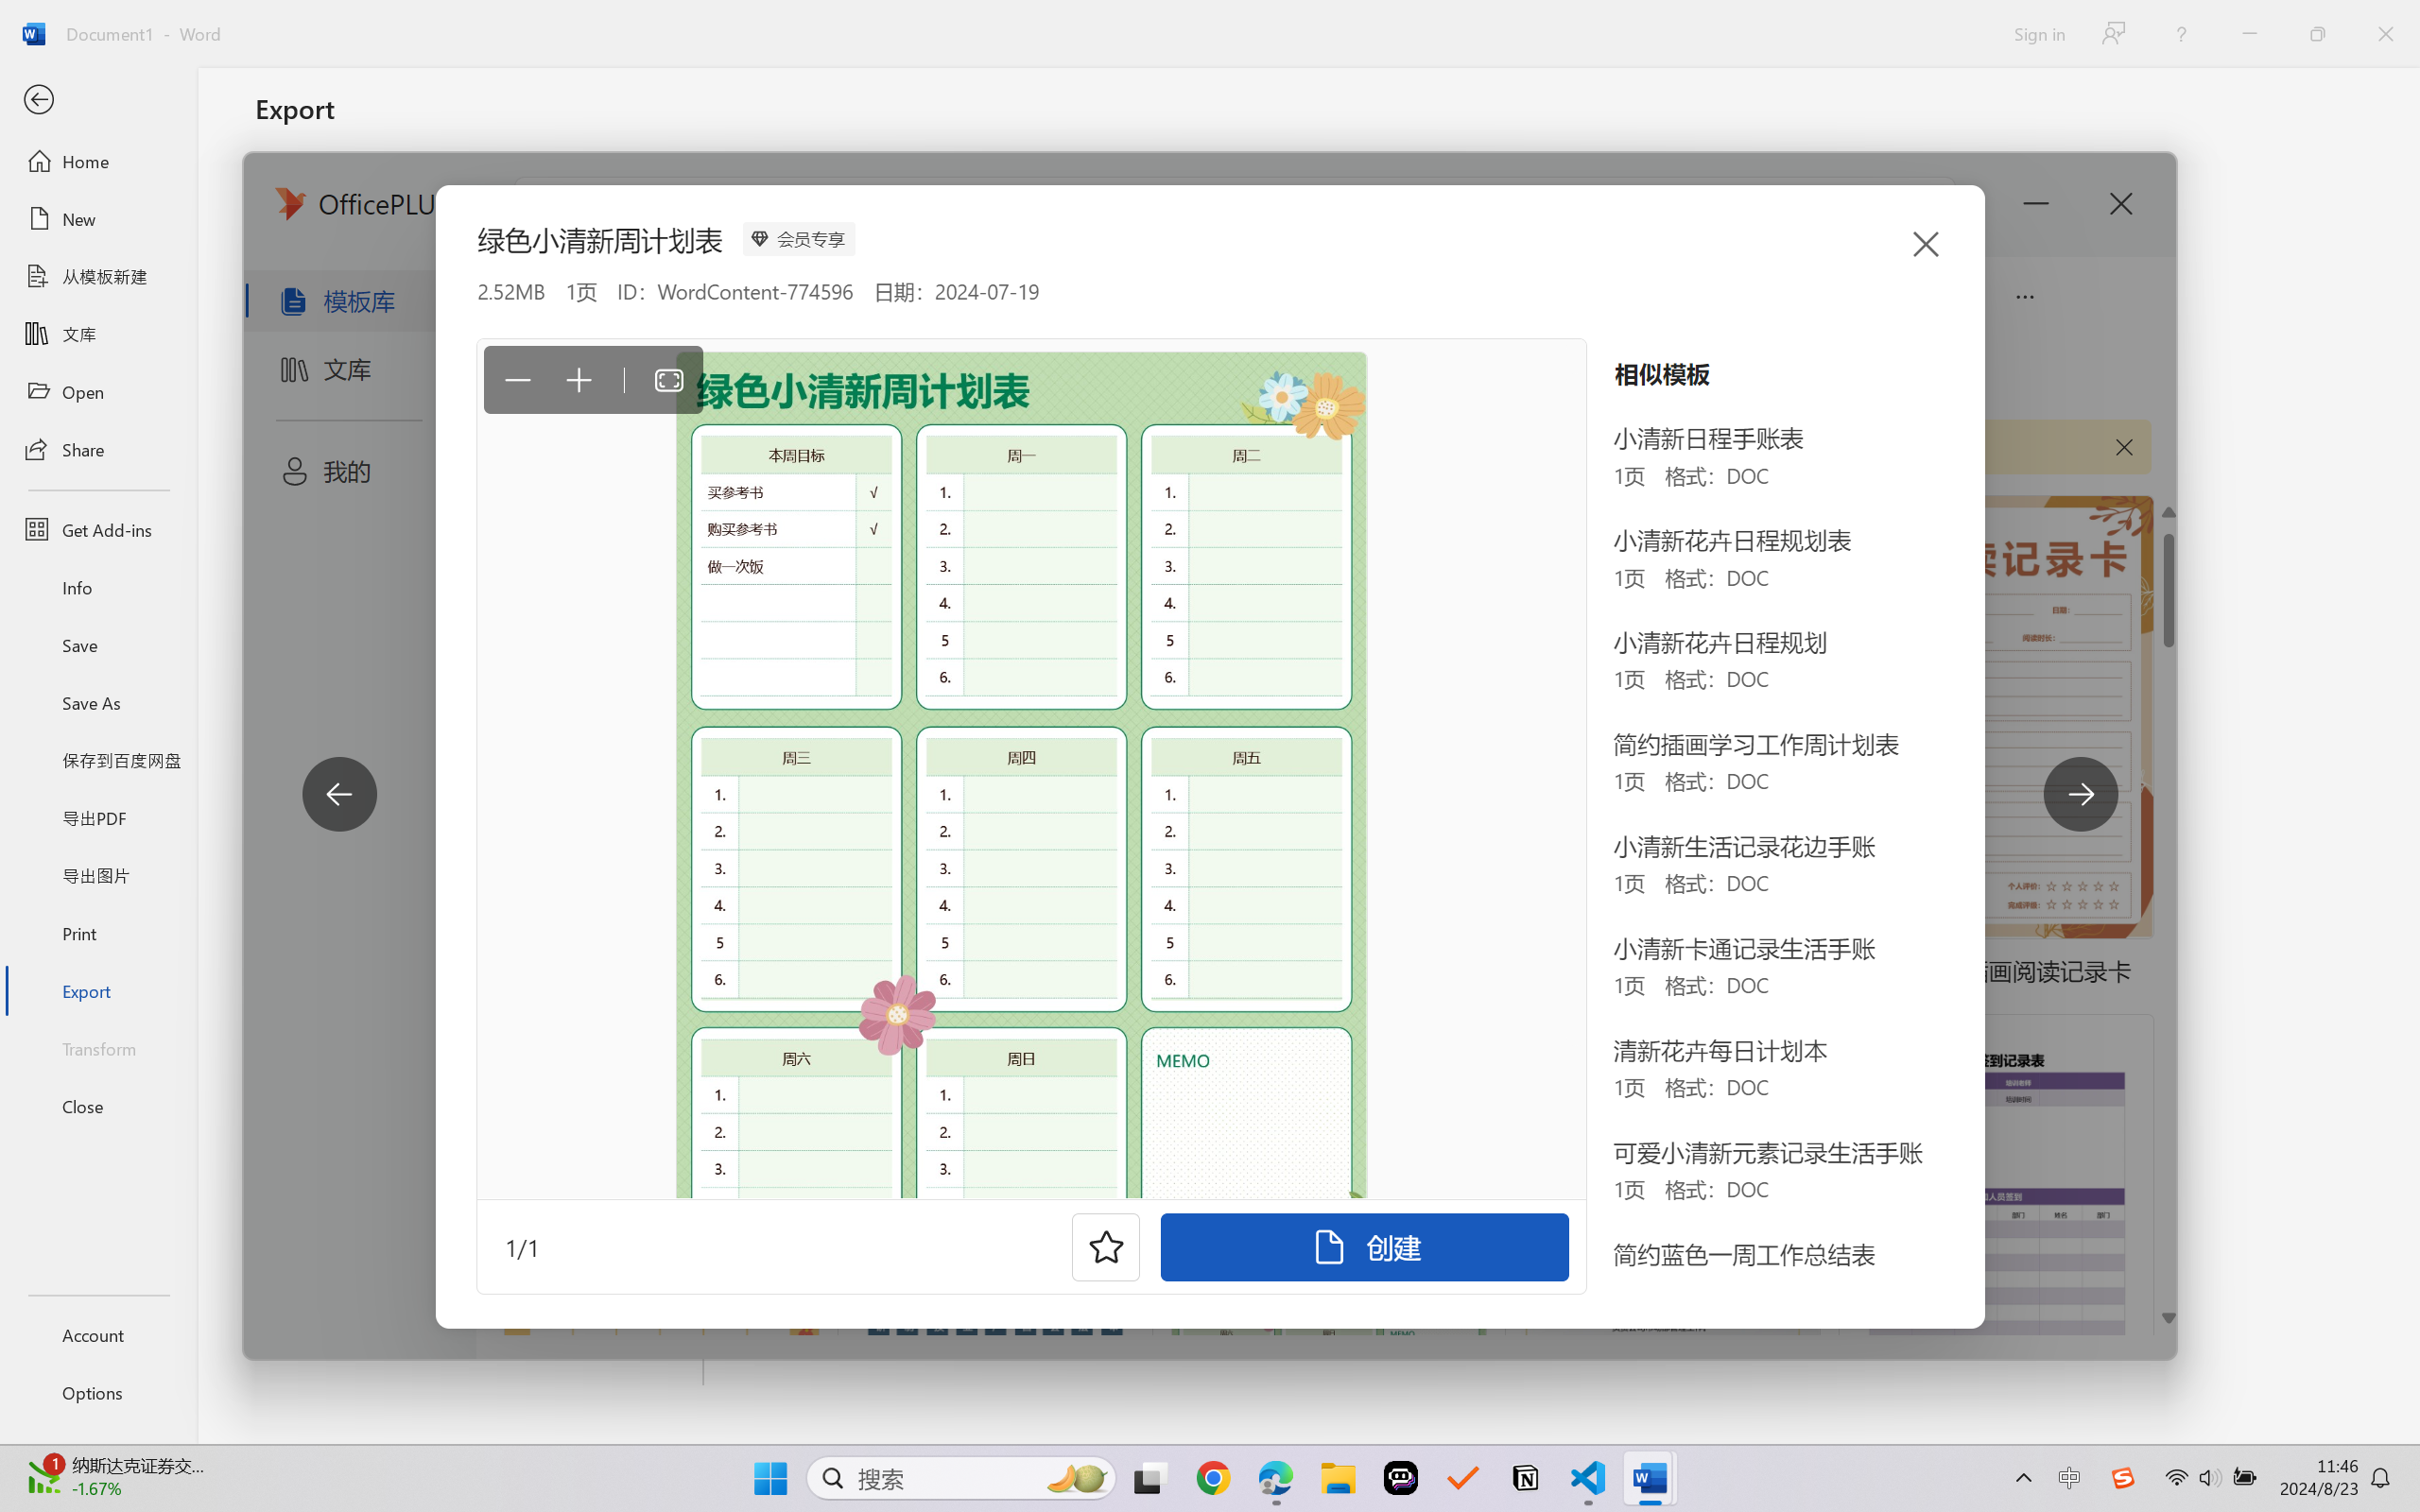 The height and width of the screenshot is (1512, 2420). What do you see at coordinates (97, 702) in the screenshot?
I see `'Save As'` at bounding box center [97, 702].